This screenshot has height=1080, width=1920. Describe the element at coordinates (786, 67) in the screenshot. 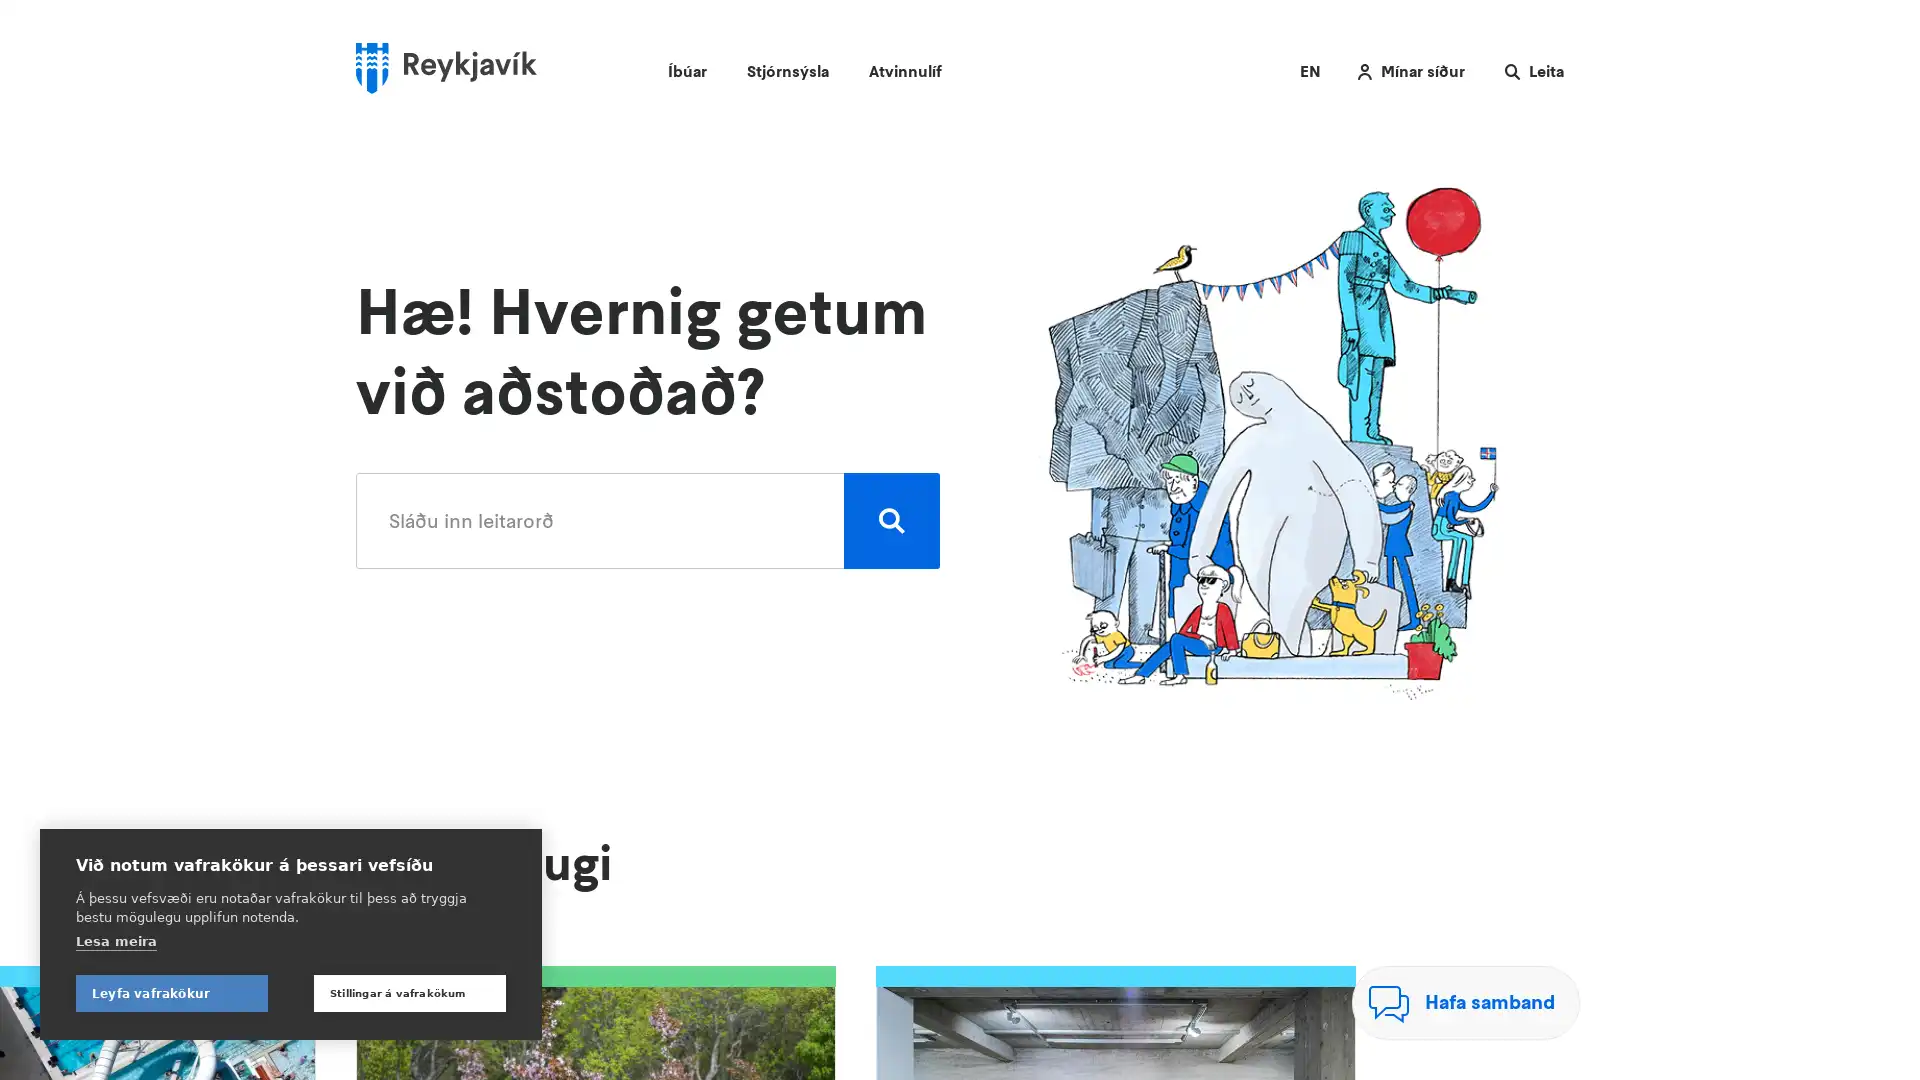

I see `Stjornsysla` at that location.